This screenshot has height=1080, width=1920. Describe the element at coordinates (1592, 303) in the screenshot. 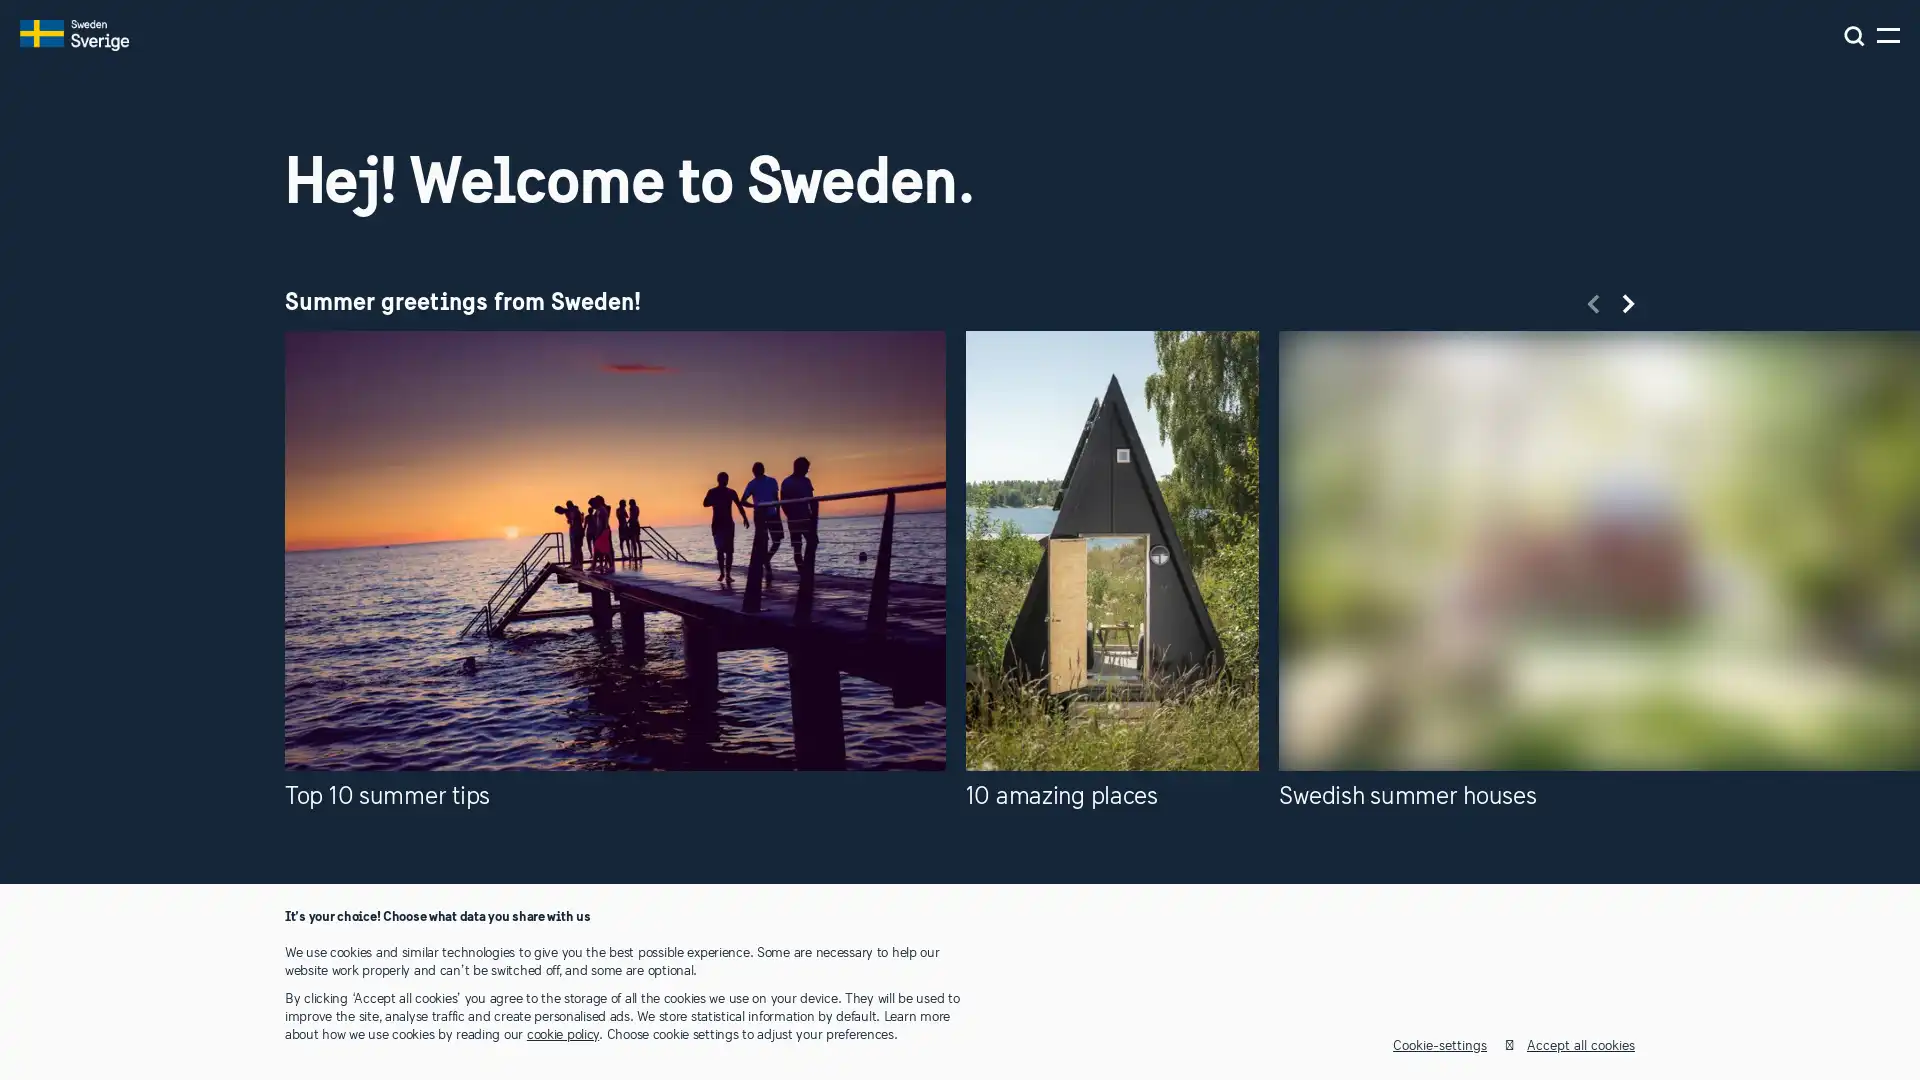

I see `Previous slide` at that location.